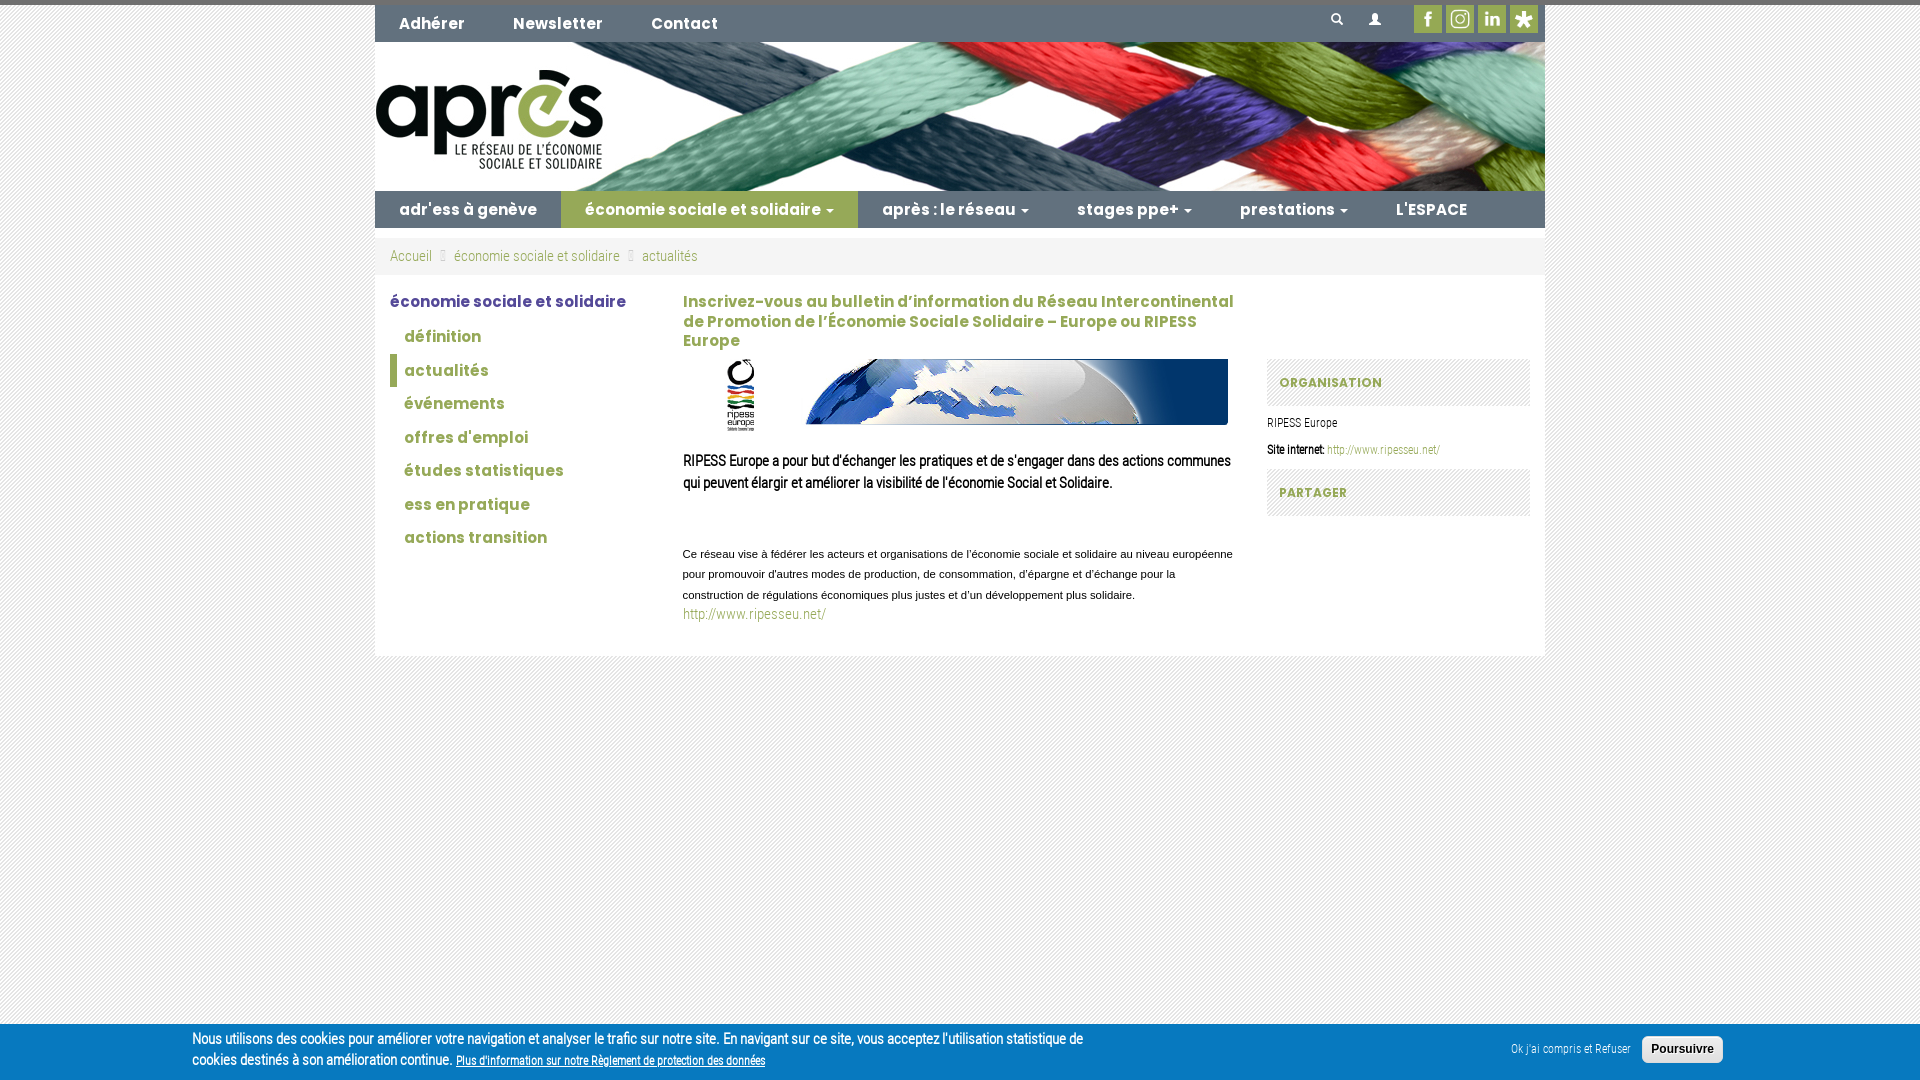 The height and width of the screenshot is (1080, 1920). I want to click on 'L'ESPACE', so click(1430, 209).